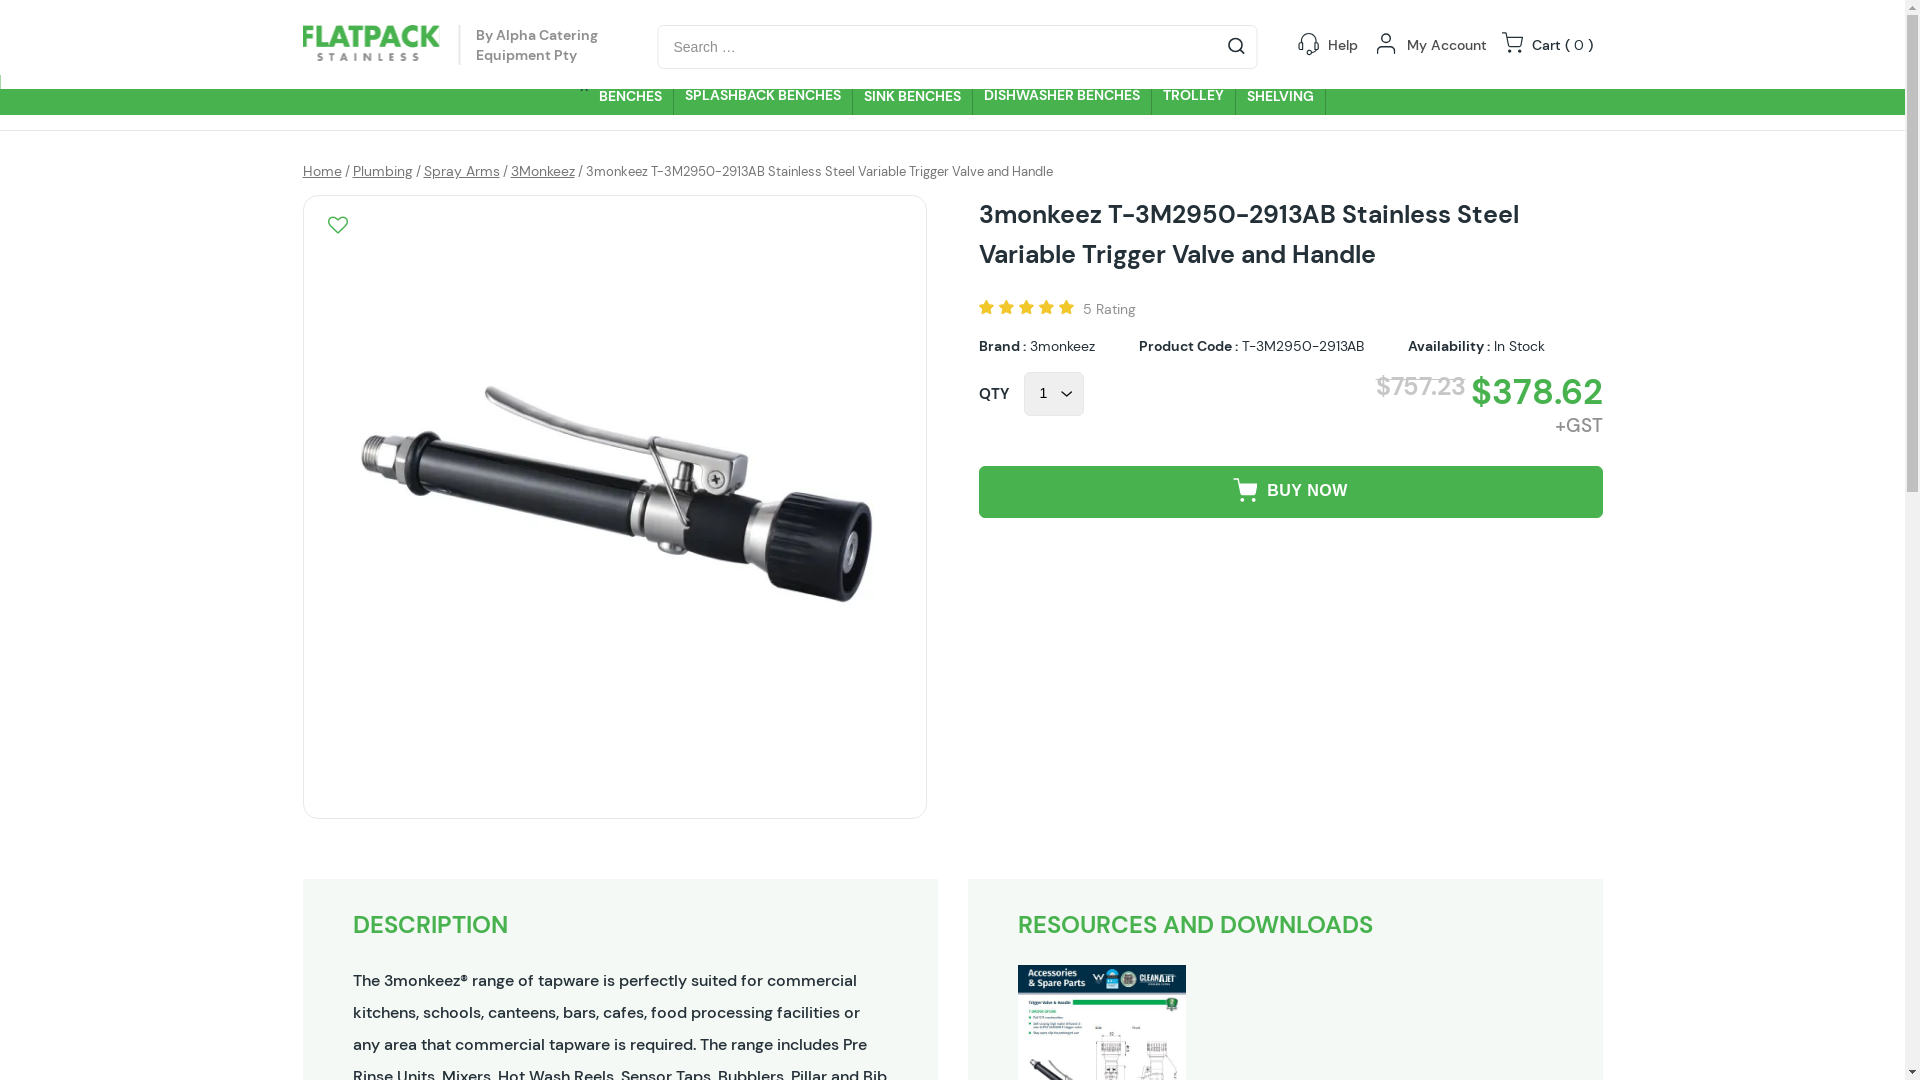  I want to click on 'SPLASHBACK BENCHES', so click(762, 95).